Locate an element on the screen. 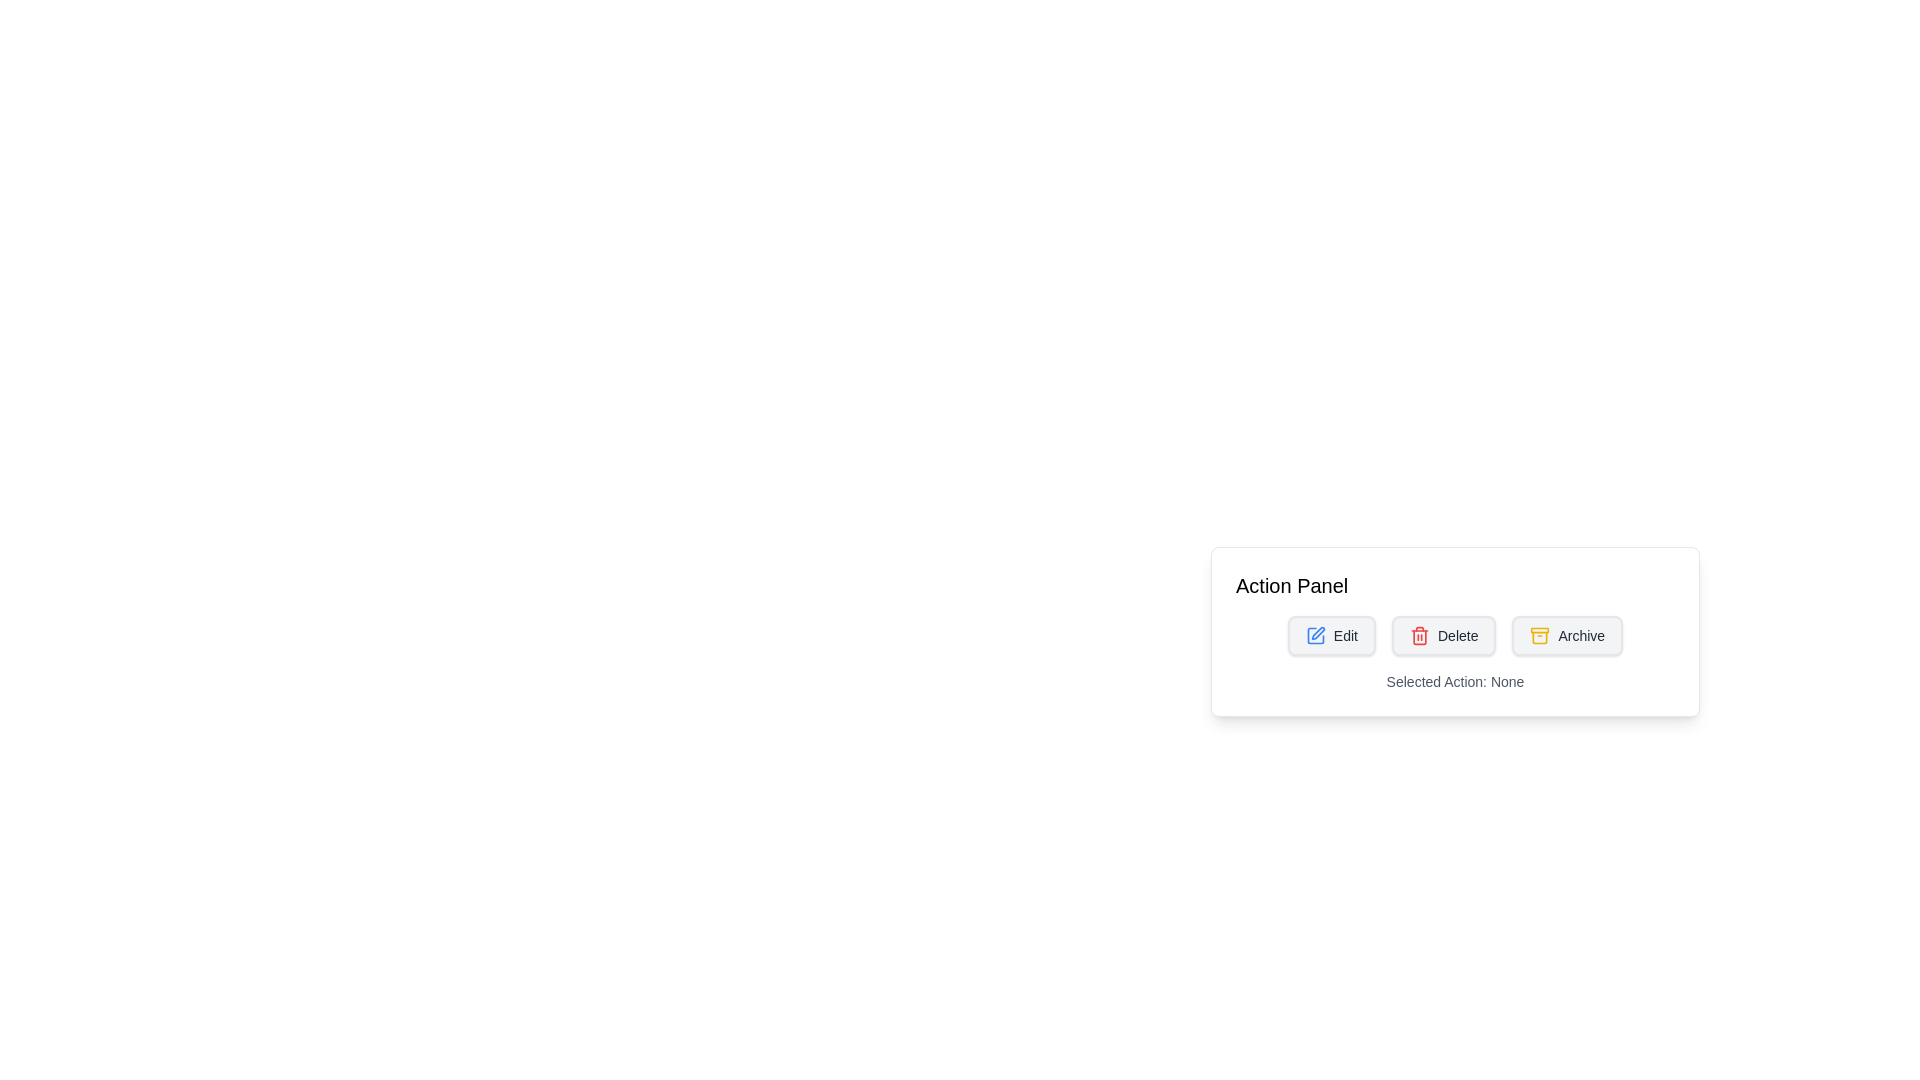  the text label displaying 'Selected Action: None', which is located at the bottom of the 'Action Panel' within the UI is located at coordinates (1455, 681).